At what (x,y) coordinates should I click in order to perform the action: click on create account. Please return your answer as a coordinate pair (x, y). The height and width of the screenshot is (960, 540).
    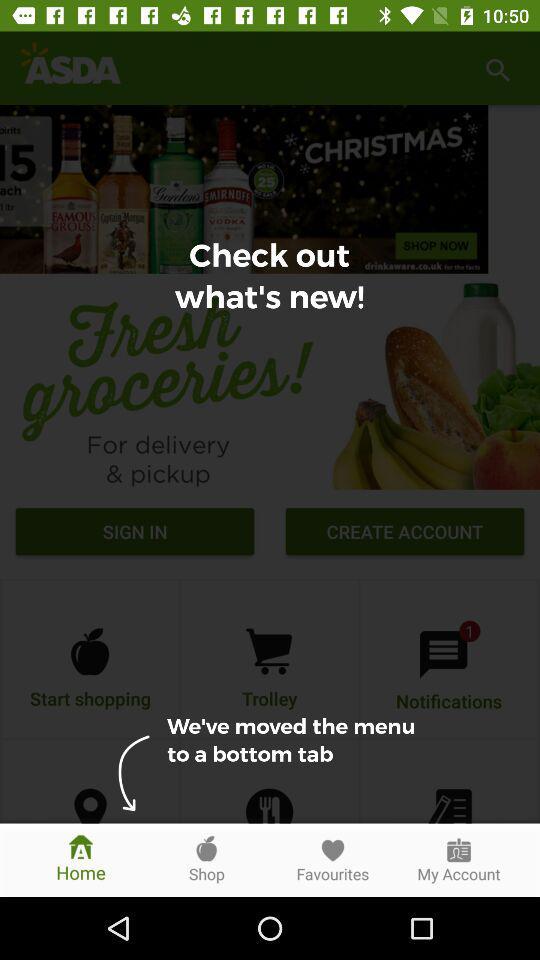
    Looking at the image, I should click on (405, 533).